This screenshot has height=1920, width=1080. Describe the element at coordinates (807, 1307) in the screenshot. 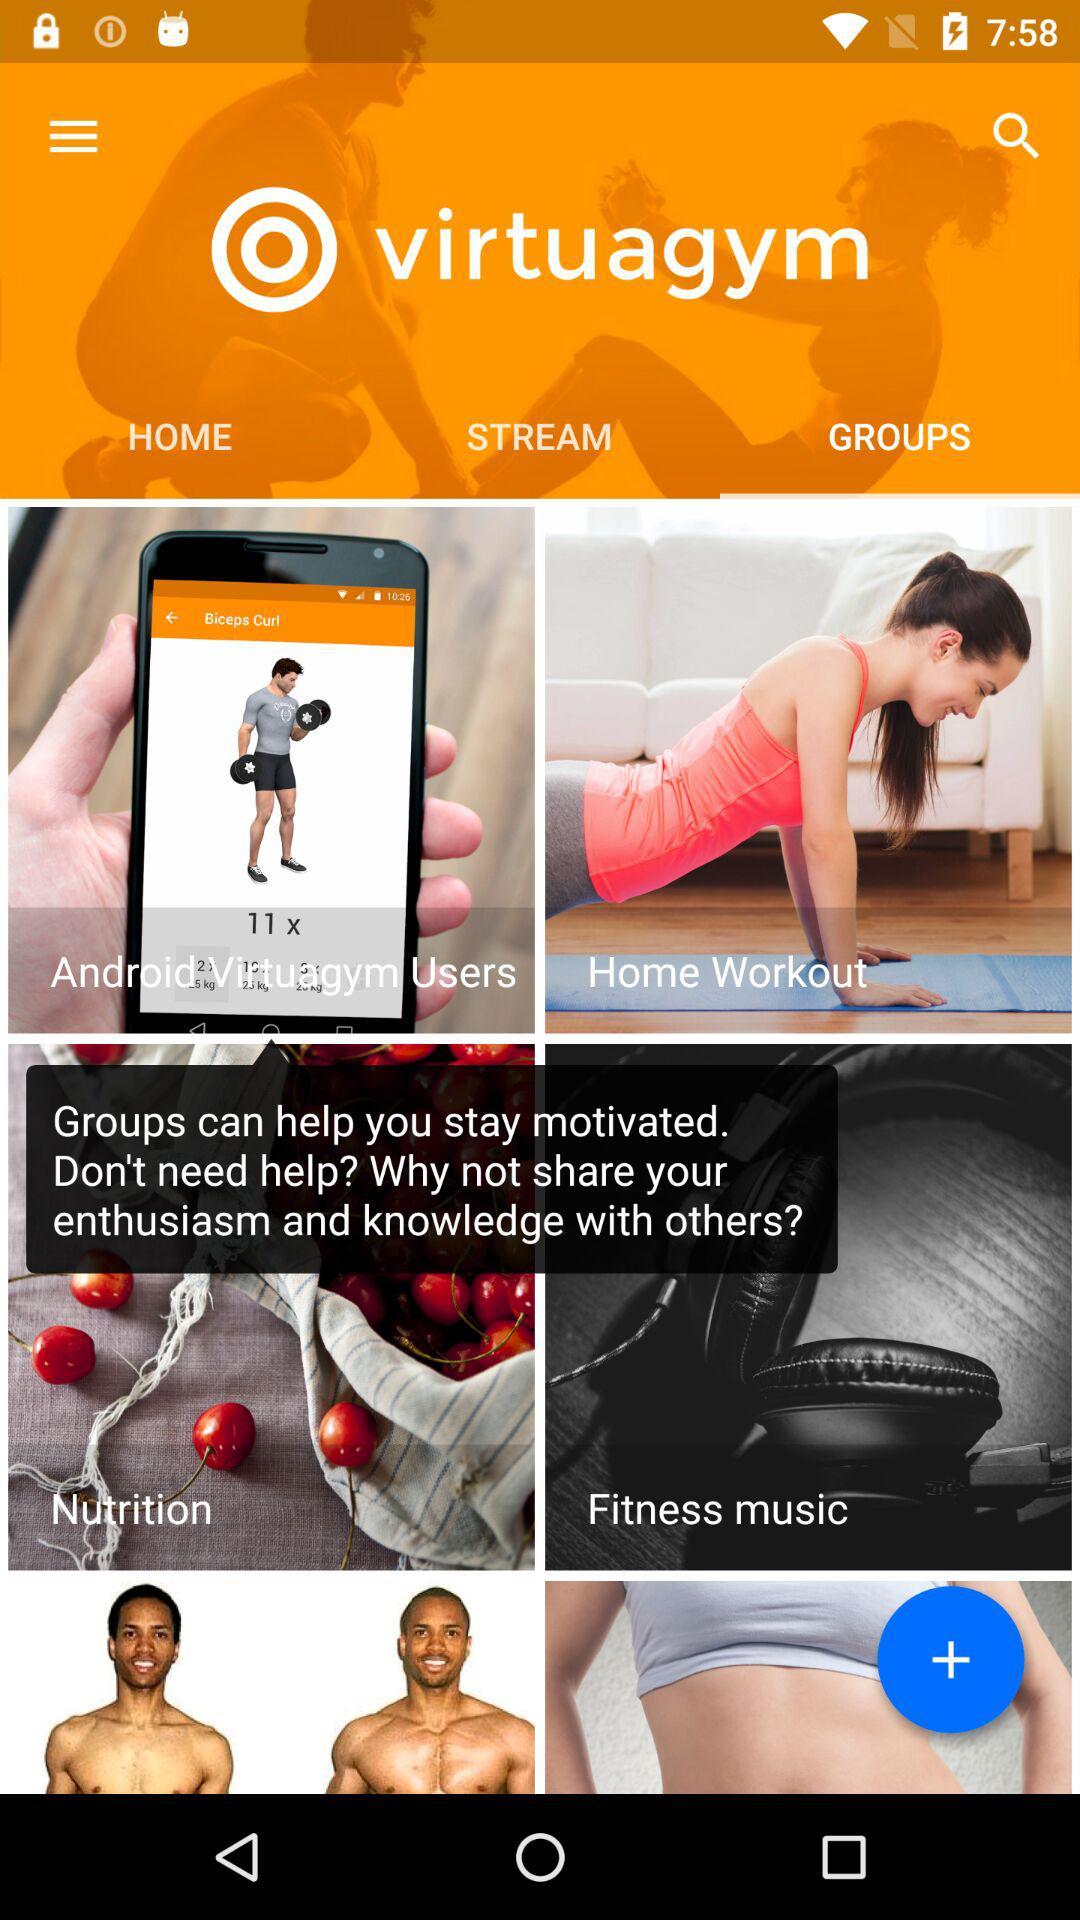

I see `fitness music` at that location.